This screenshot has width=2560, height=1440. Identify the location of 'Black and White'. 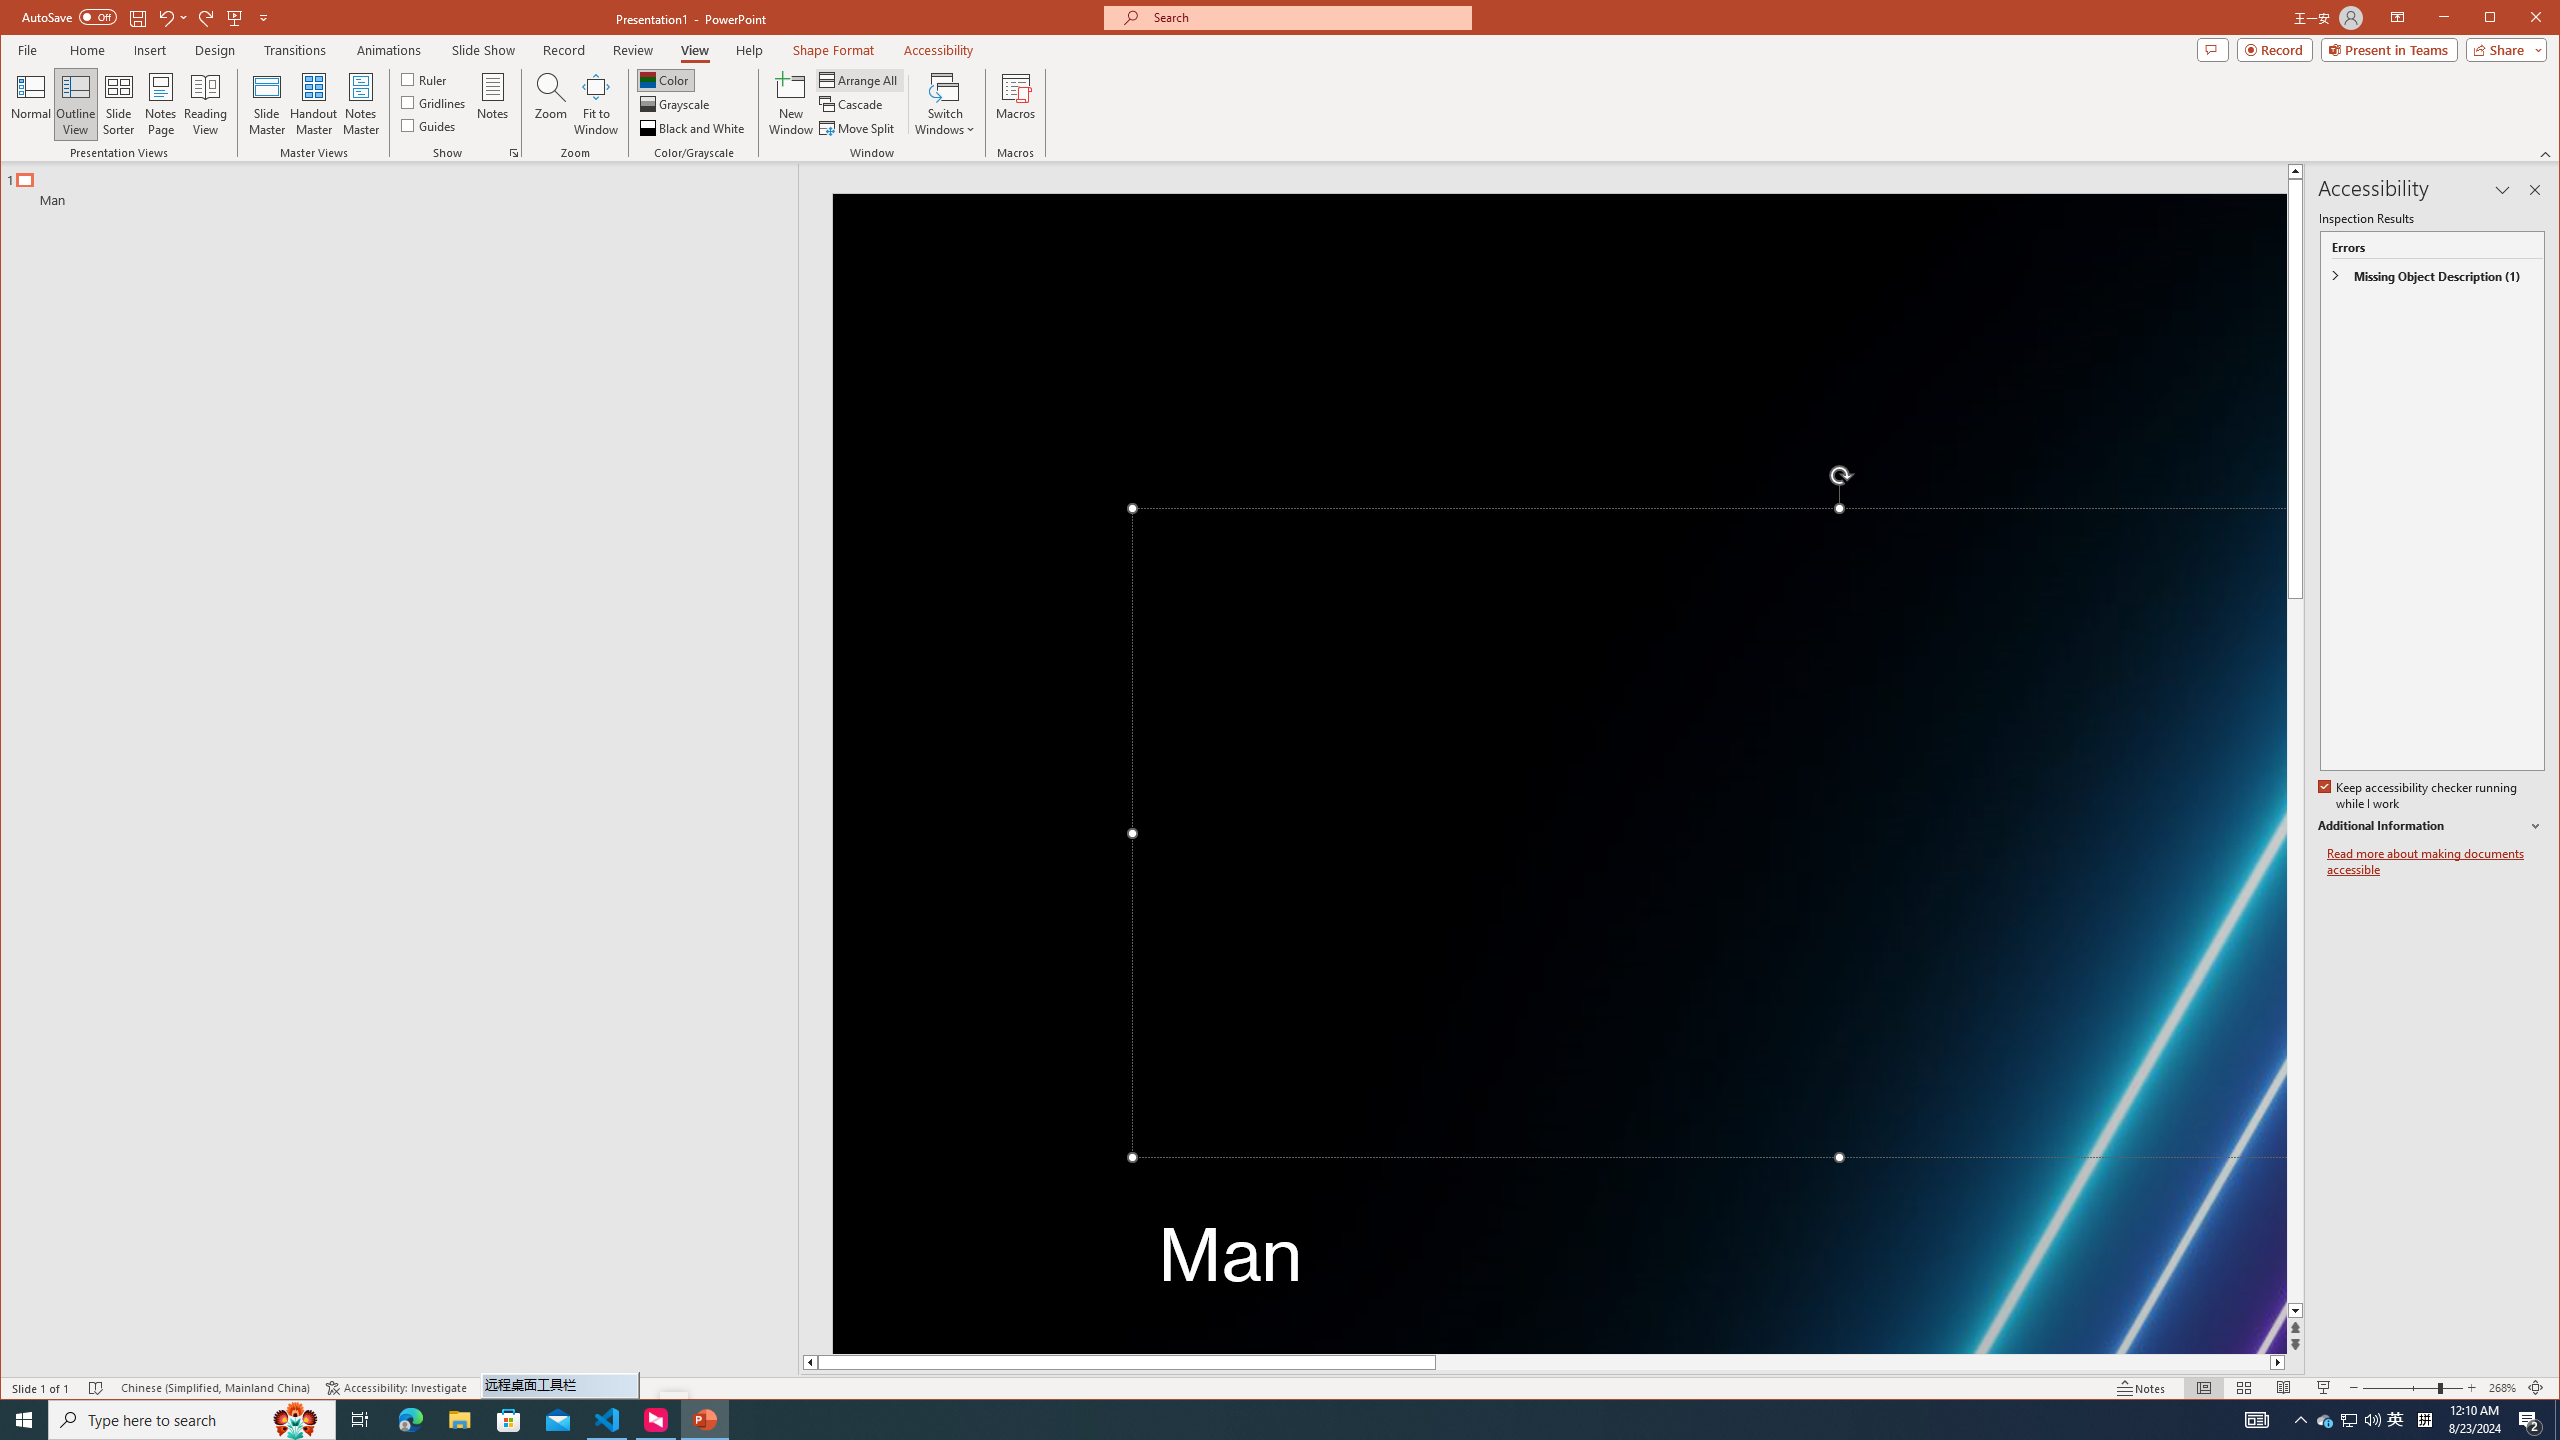
(692, 127).